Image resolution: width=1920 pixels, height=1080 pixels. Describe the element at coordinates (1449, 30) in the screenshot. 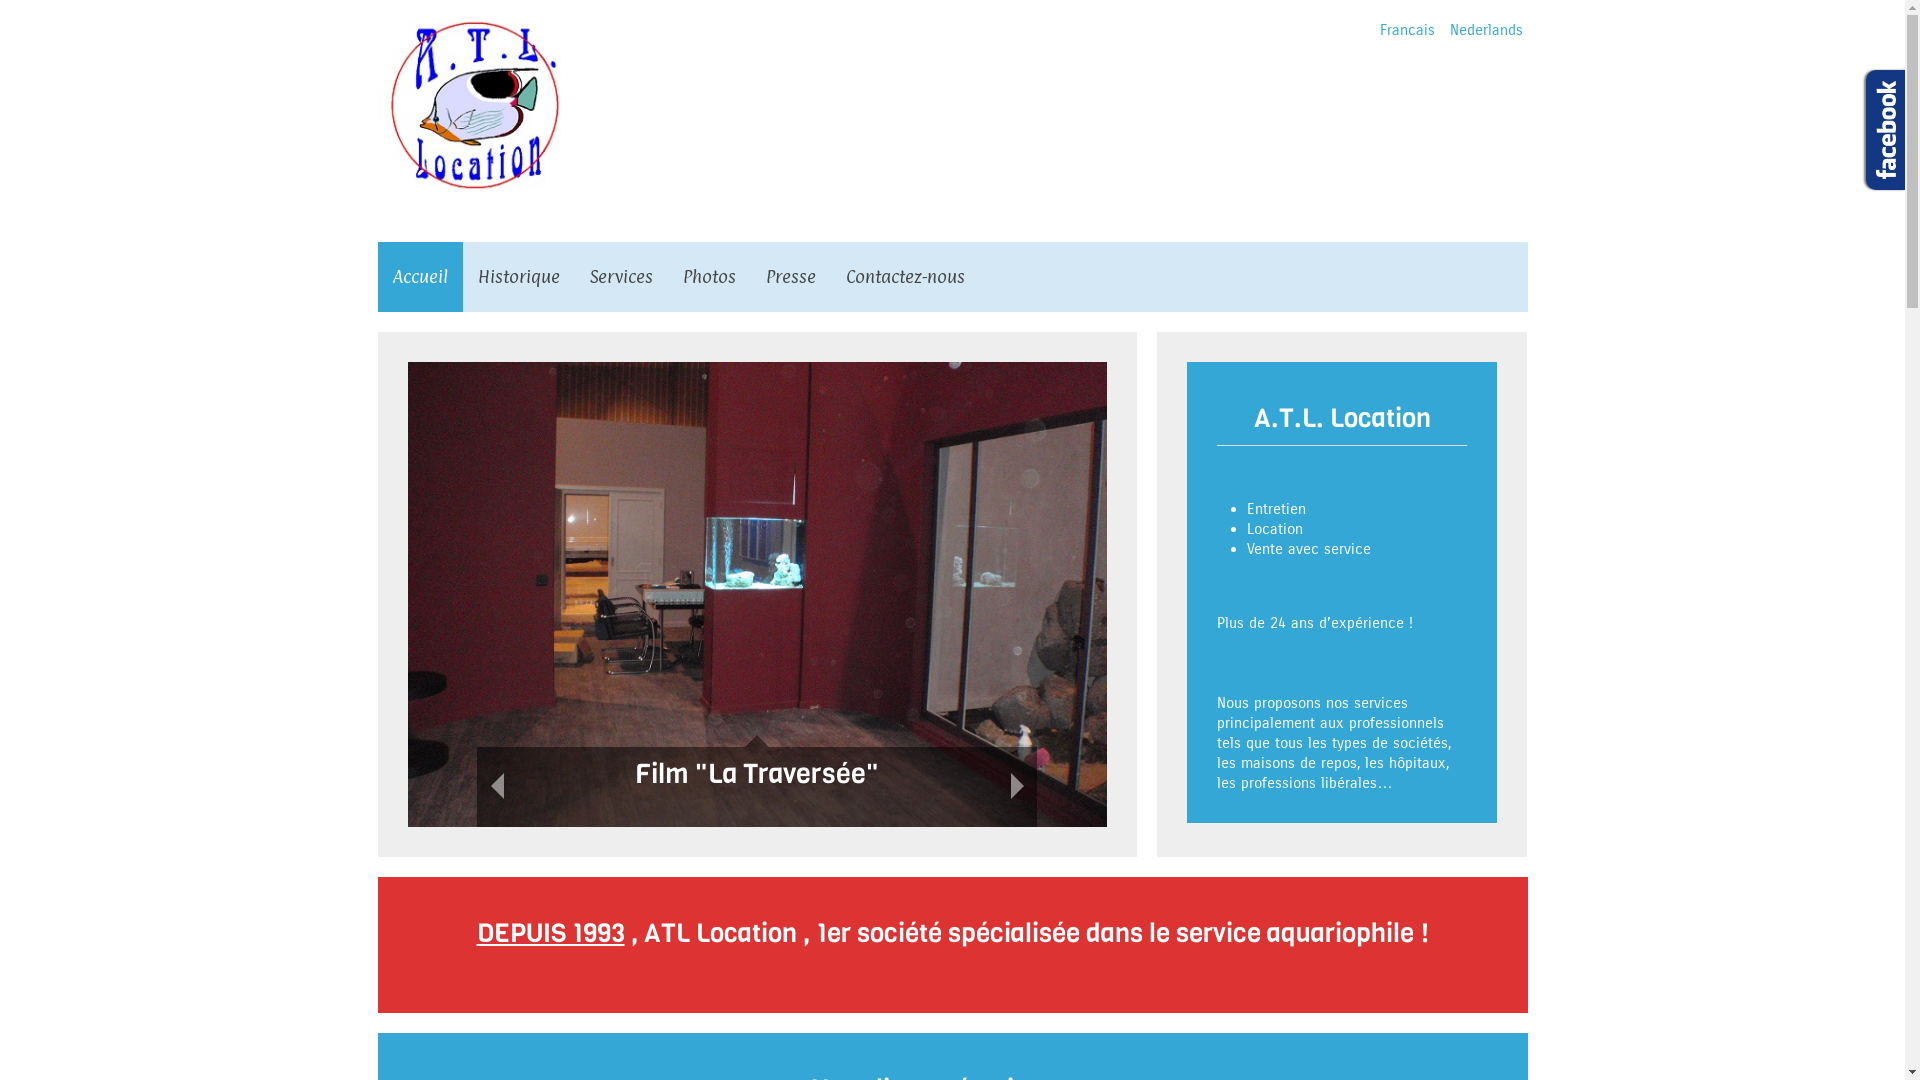

I see `'Nederlands'` at that location.